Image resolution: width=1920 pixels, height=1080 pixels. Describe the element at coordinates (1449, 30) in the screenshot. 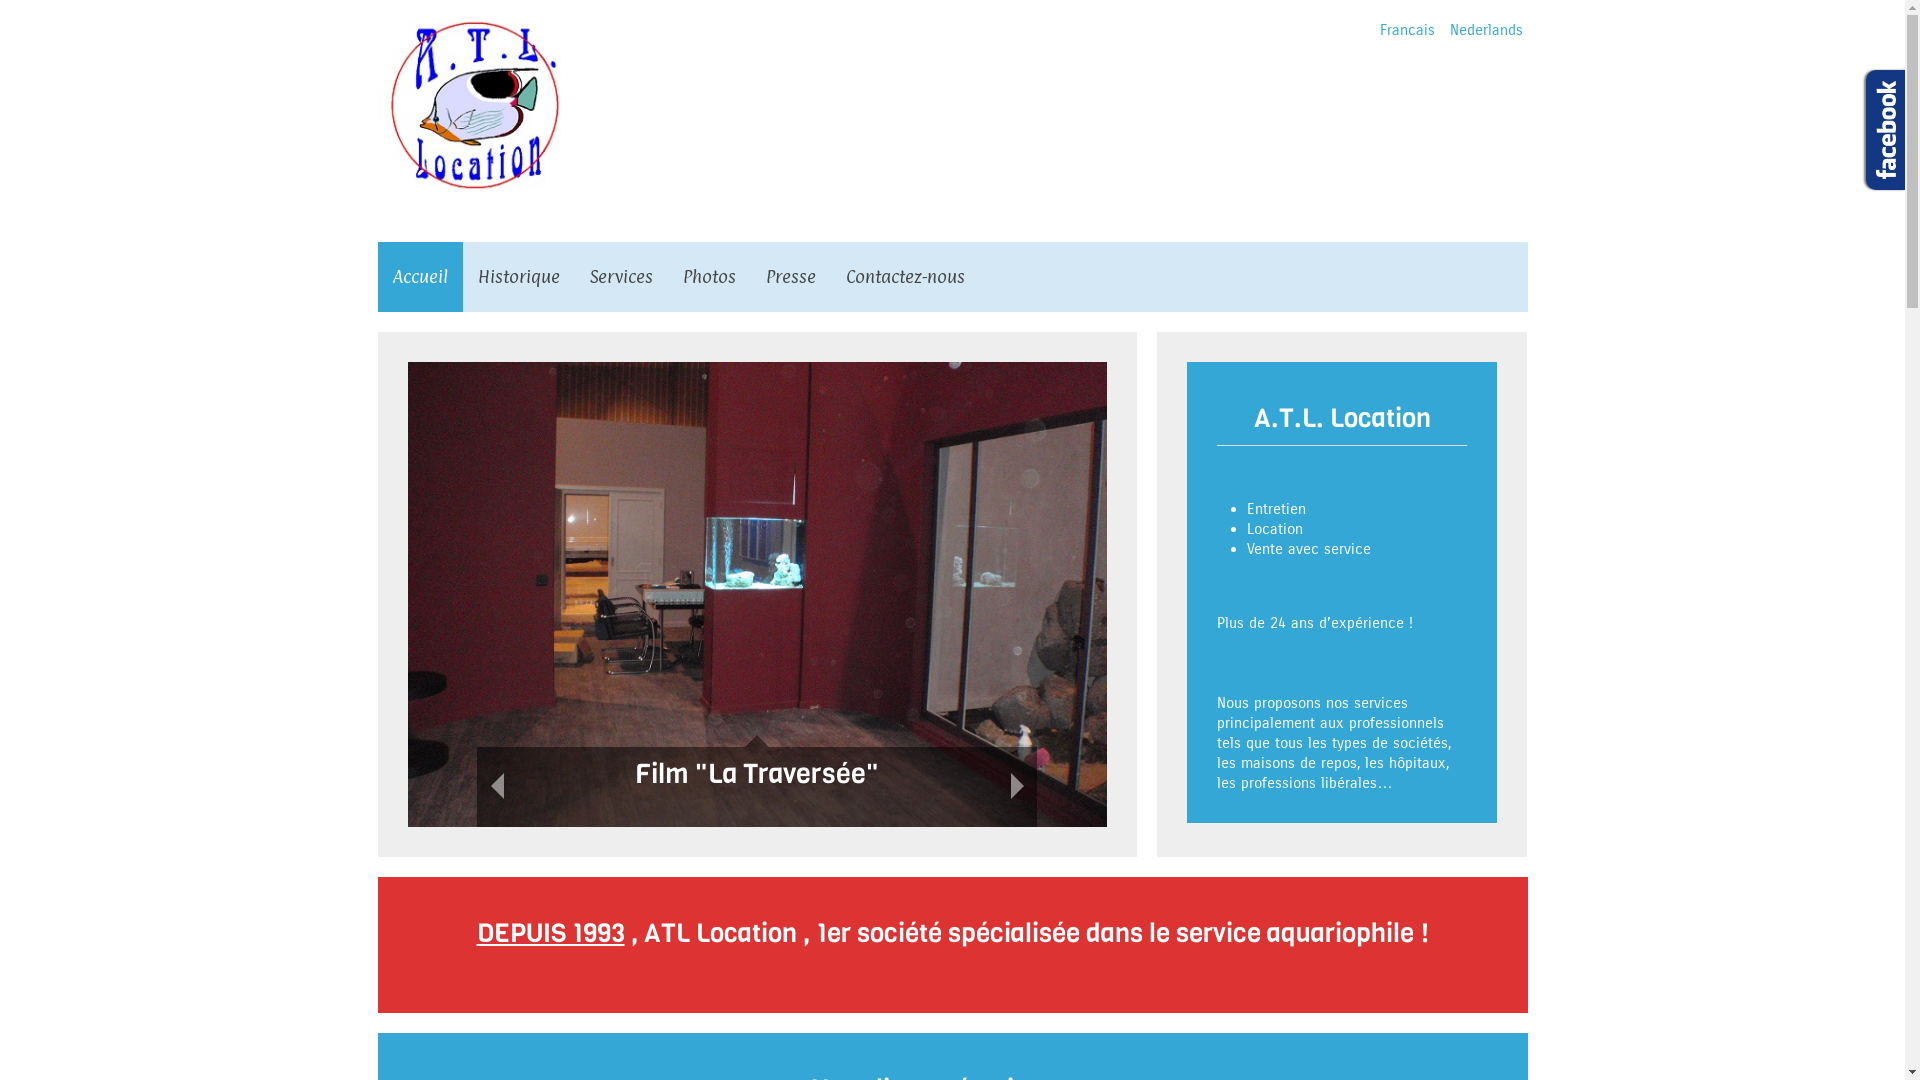

I see `'Nederlands'` at that location.